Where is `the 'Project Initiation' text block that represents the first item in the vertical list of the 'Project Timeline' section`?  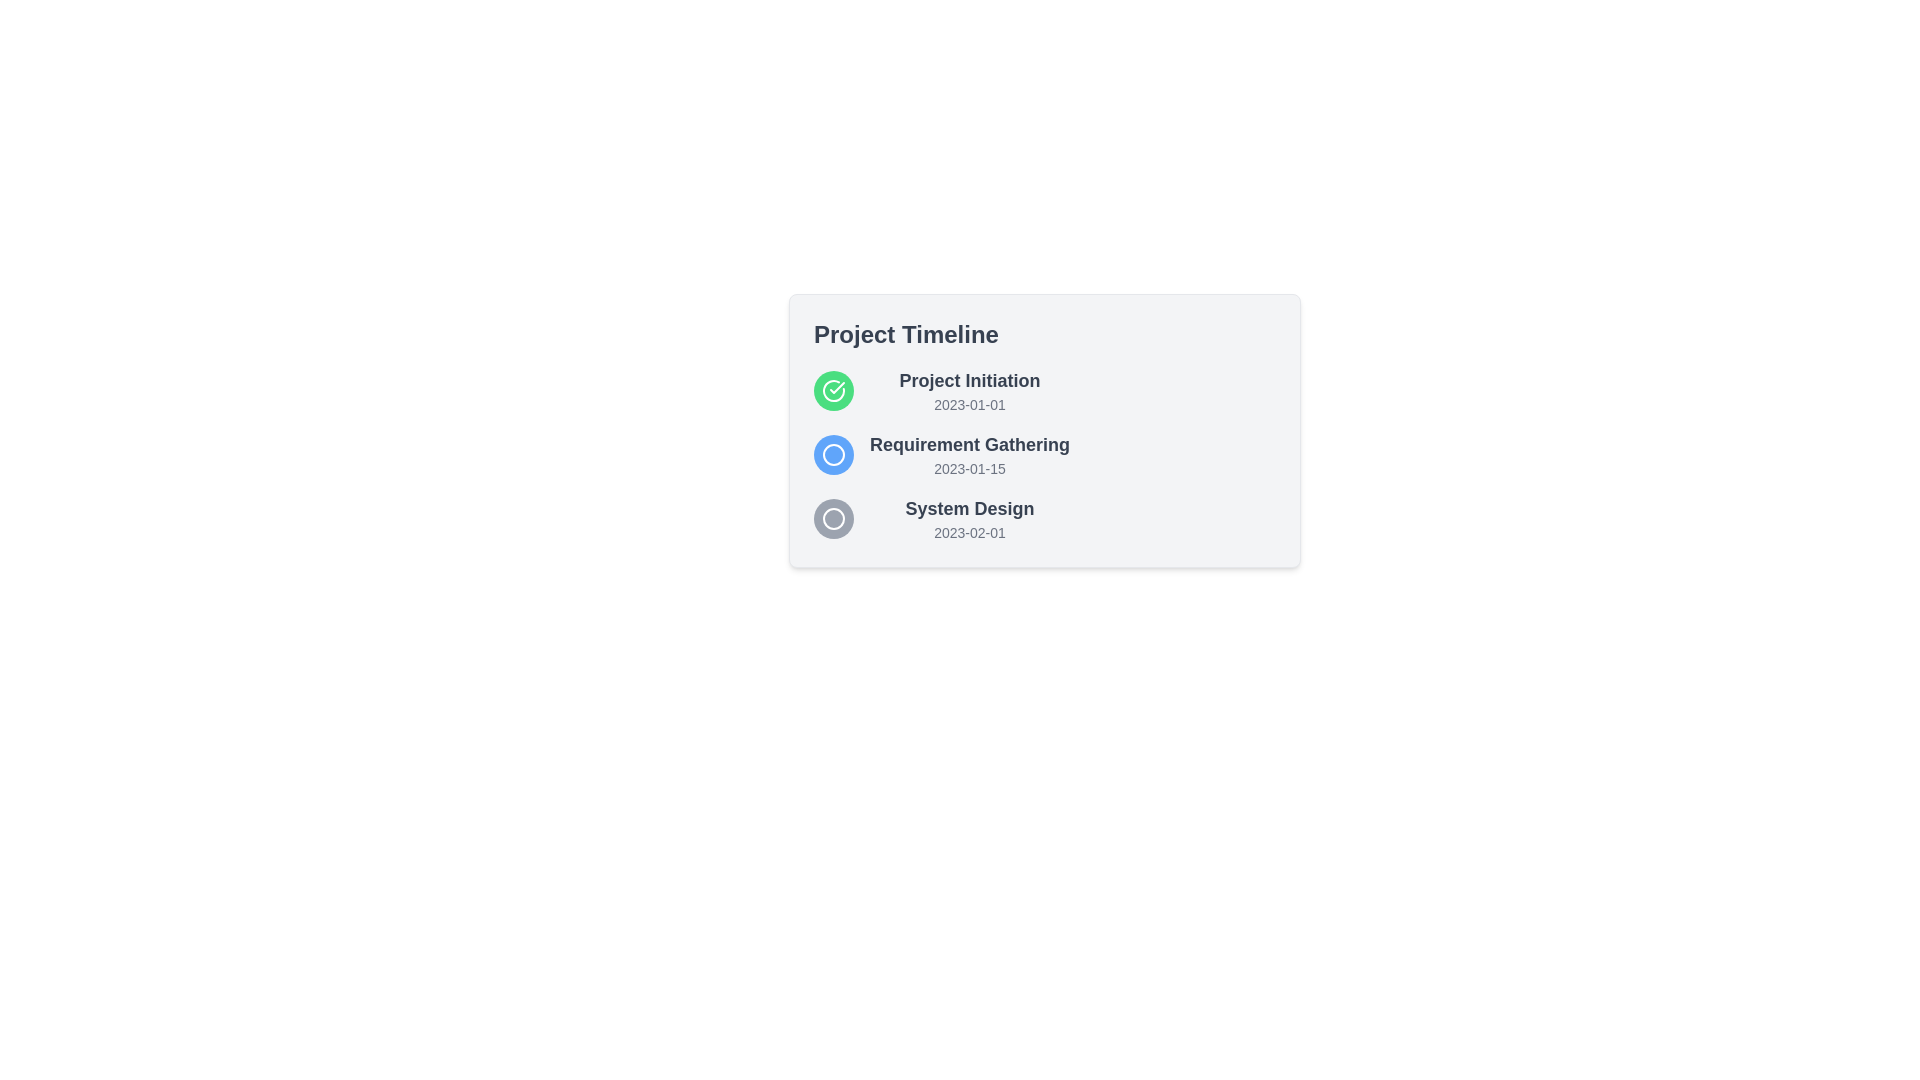 the 'Project Initiation' text block that represents the first item in the vertical list of the 'Project Timeline' section is located at coordinates (969, 390).